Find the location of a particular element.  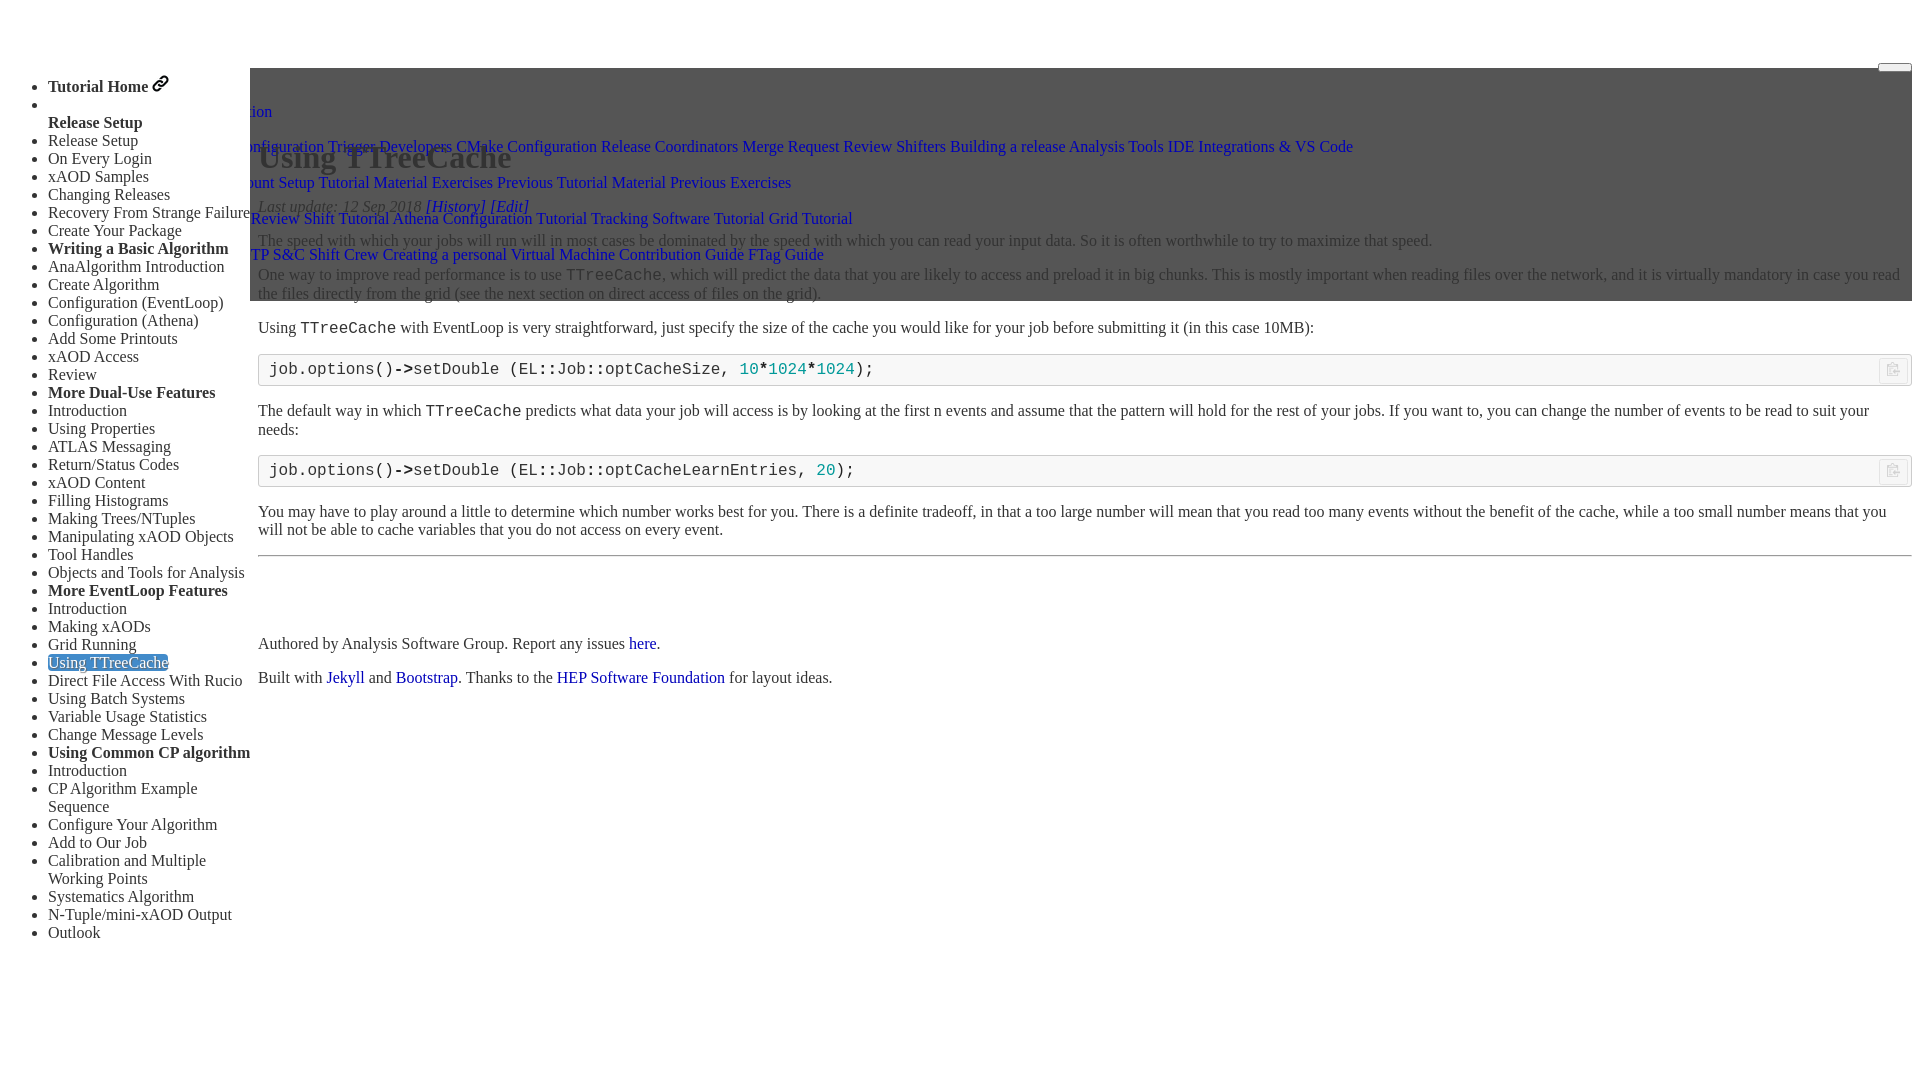

'Athena Developers' is located at coordinates (118, 145).